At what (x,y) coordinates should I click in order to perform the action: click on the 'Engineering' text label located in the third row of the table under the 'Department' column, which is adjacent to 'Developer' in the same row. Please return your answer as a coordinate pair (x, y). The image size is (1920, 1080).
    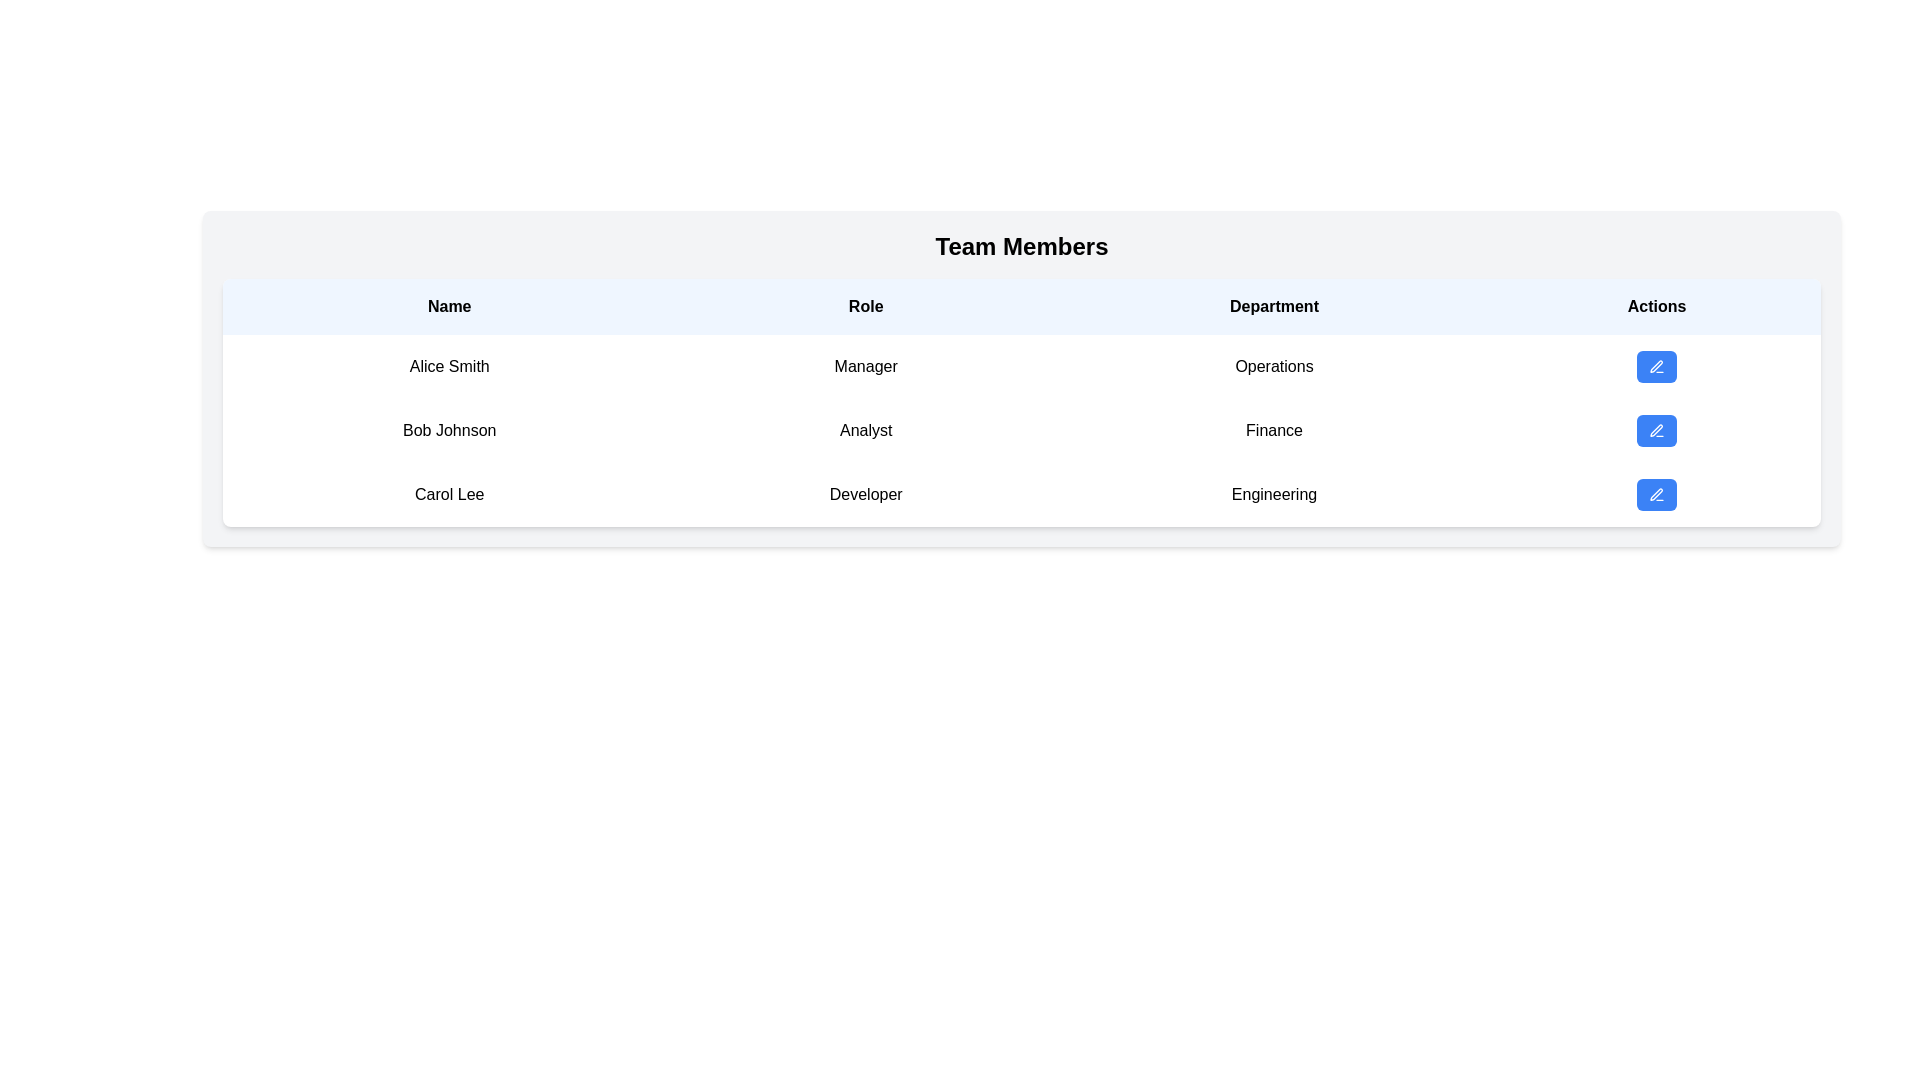
    Looking at the image, I should click on (1273, 494).